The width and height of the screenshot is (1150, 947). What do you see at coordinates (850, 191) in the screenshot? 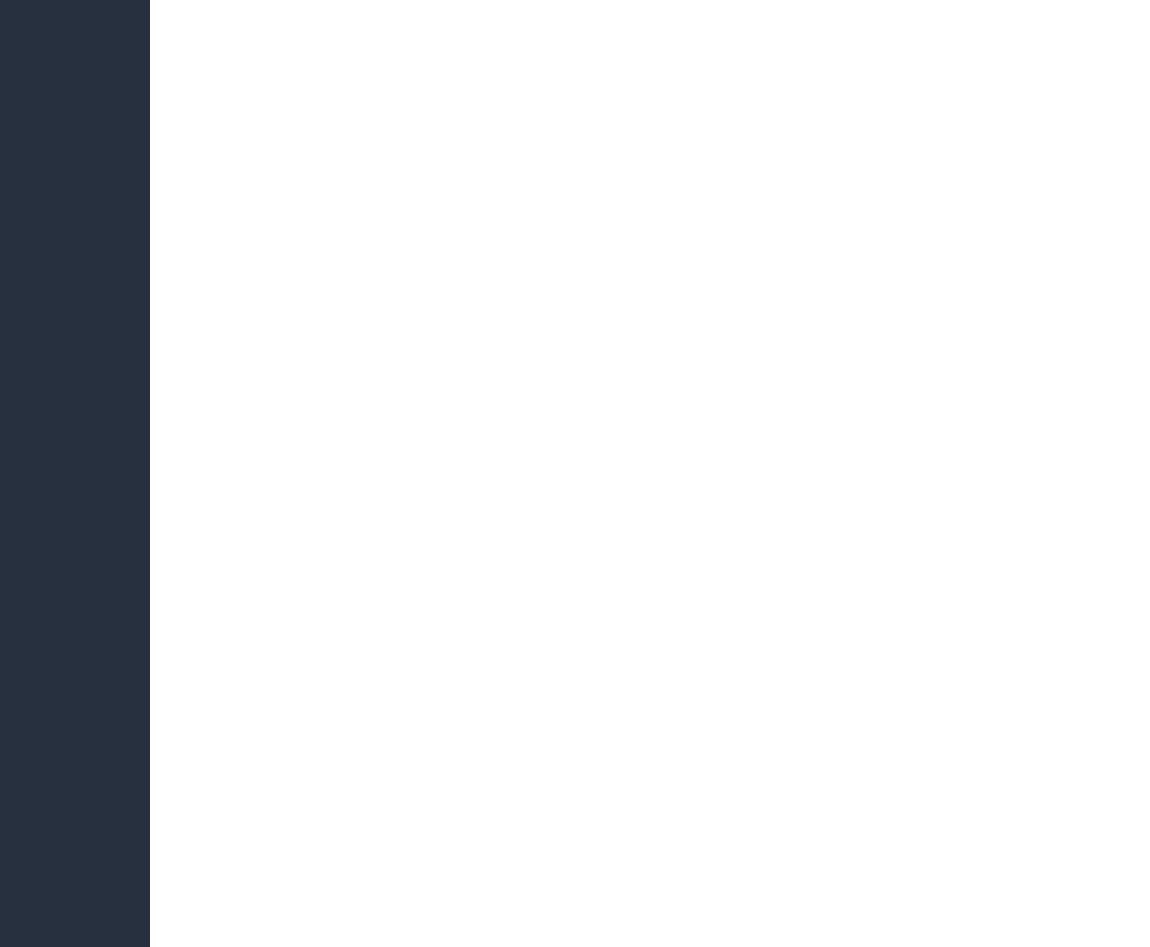
I see `'Nordic Council of Ministers'` at bounding box center [850, 191].